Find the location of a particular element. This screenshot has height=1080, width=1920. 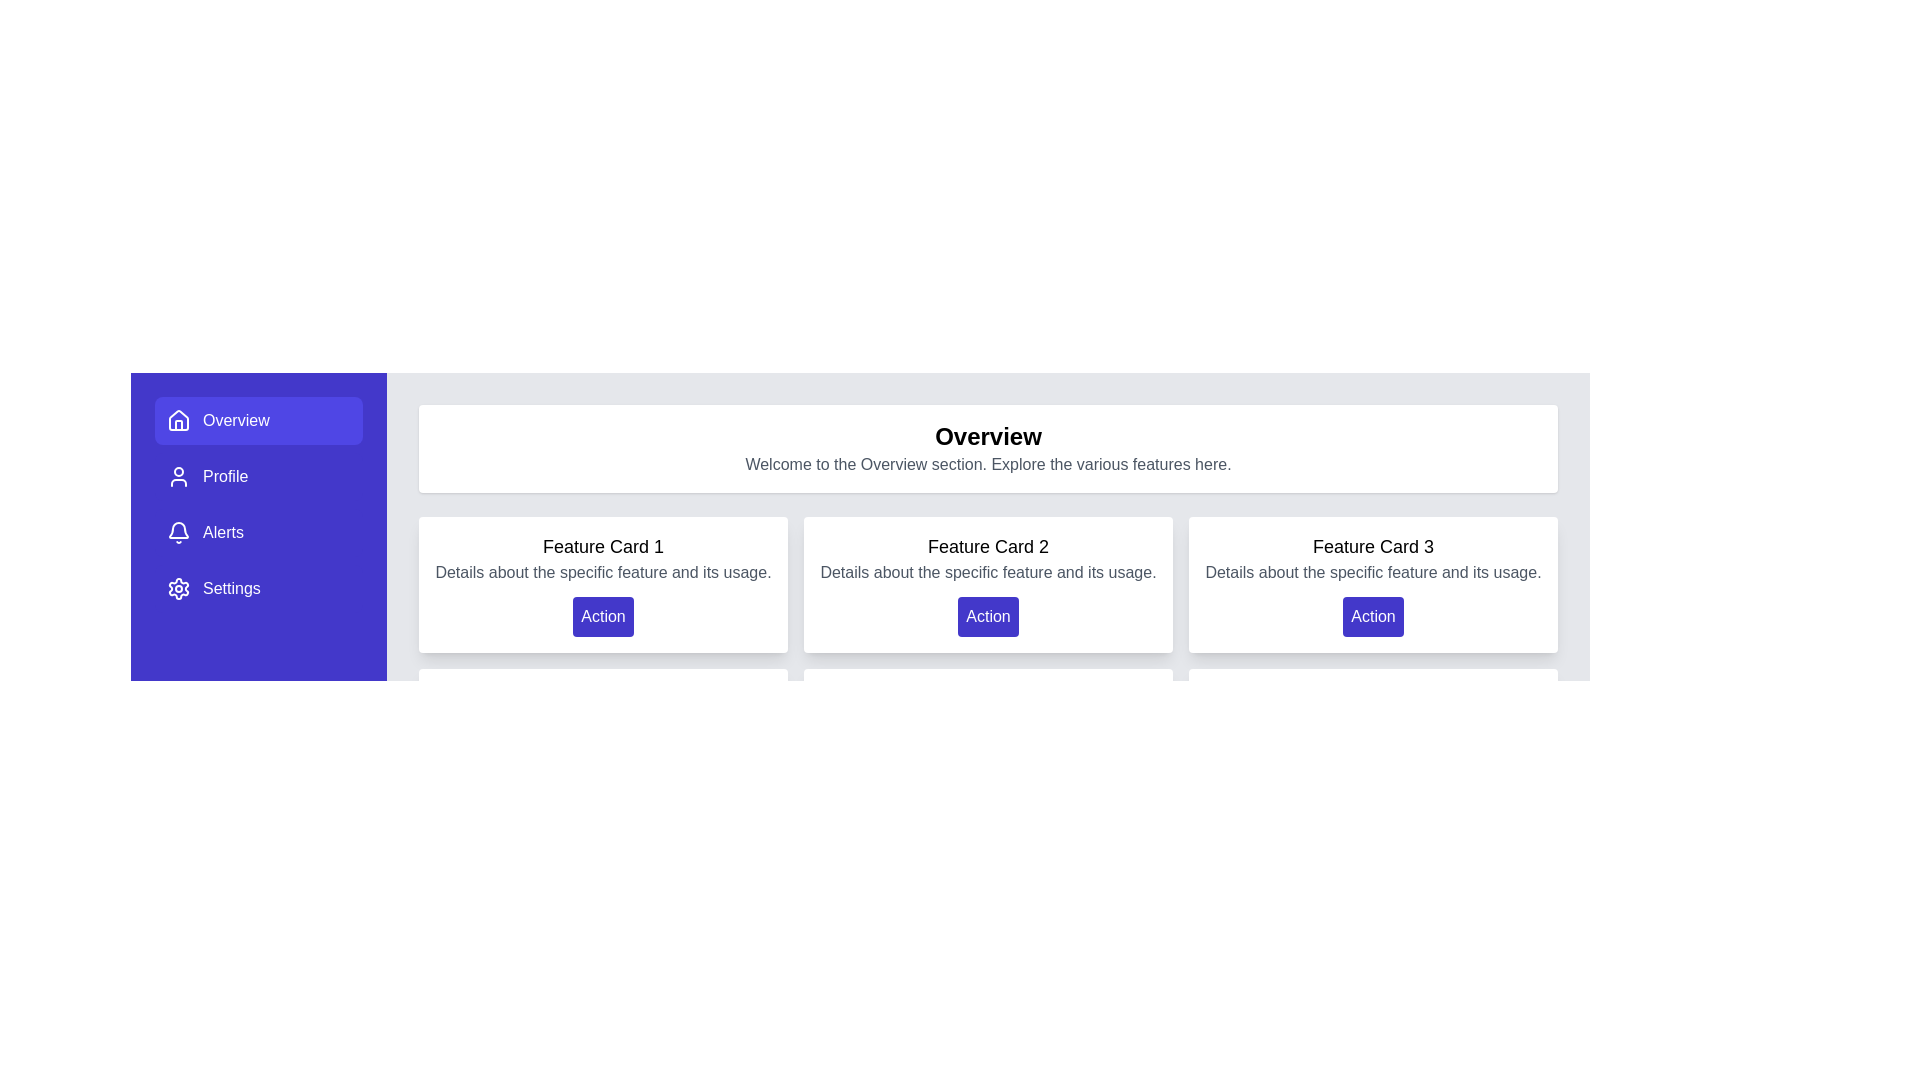

the rounded rectangular button labeled 'Action' with a purple background located at the bottom center of 'Feature Card 2' is located at coordinates (988, 616).